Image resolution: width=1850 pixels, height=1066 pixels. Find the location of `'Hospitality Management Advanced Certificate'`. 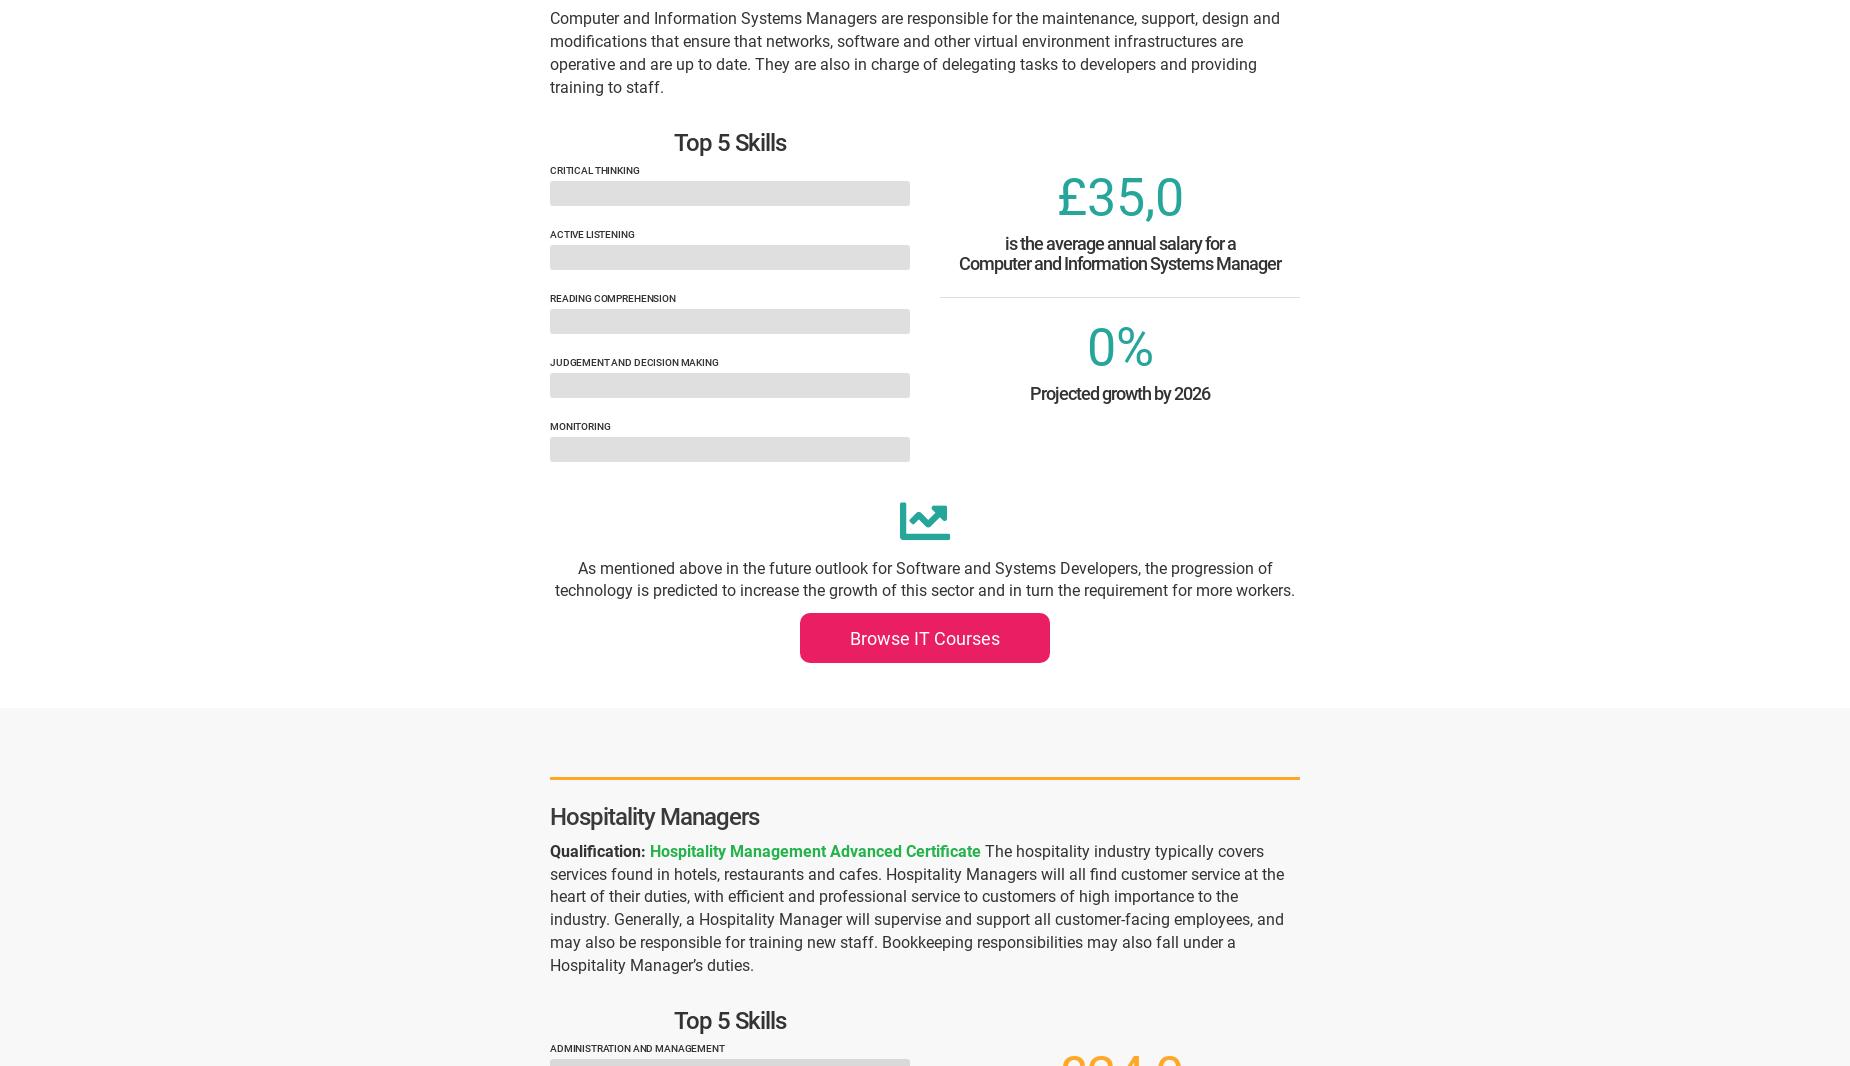

'Hospitality Management Advanced Certificate' is located at coordinates (815, 850).